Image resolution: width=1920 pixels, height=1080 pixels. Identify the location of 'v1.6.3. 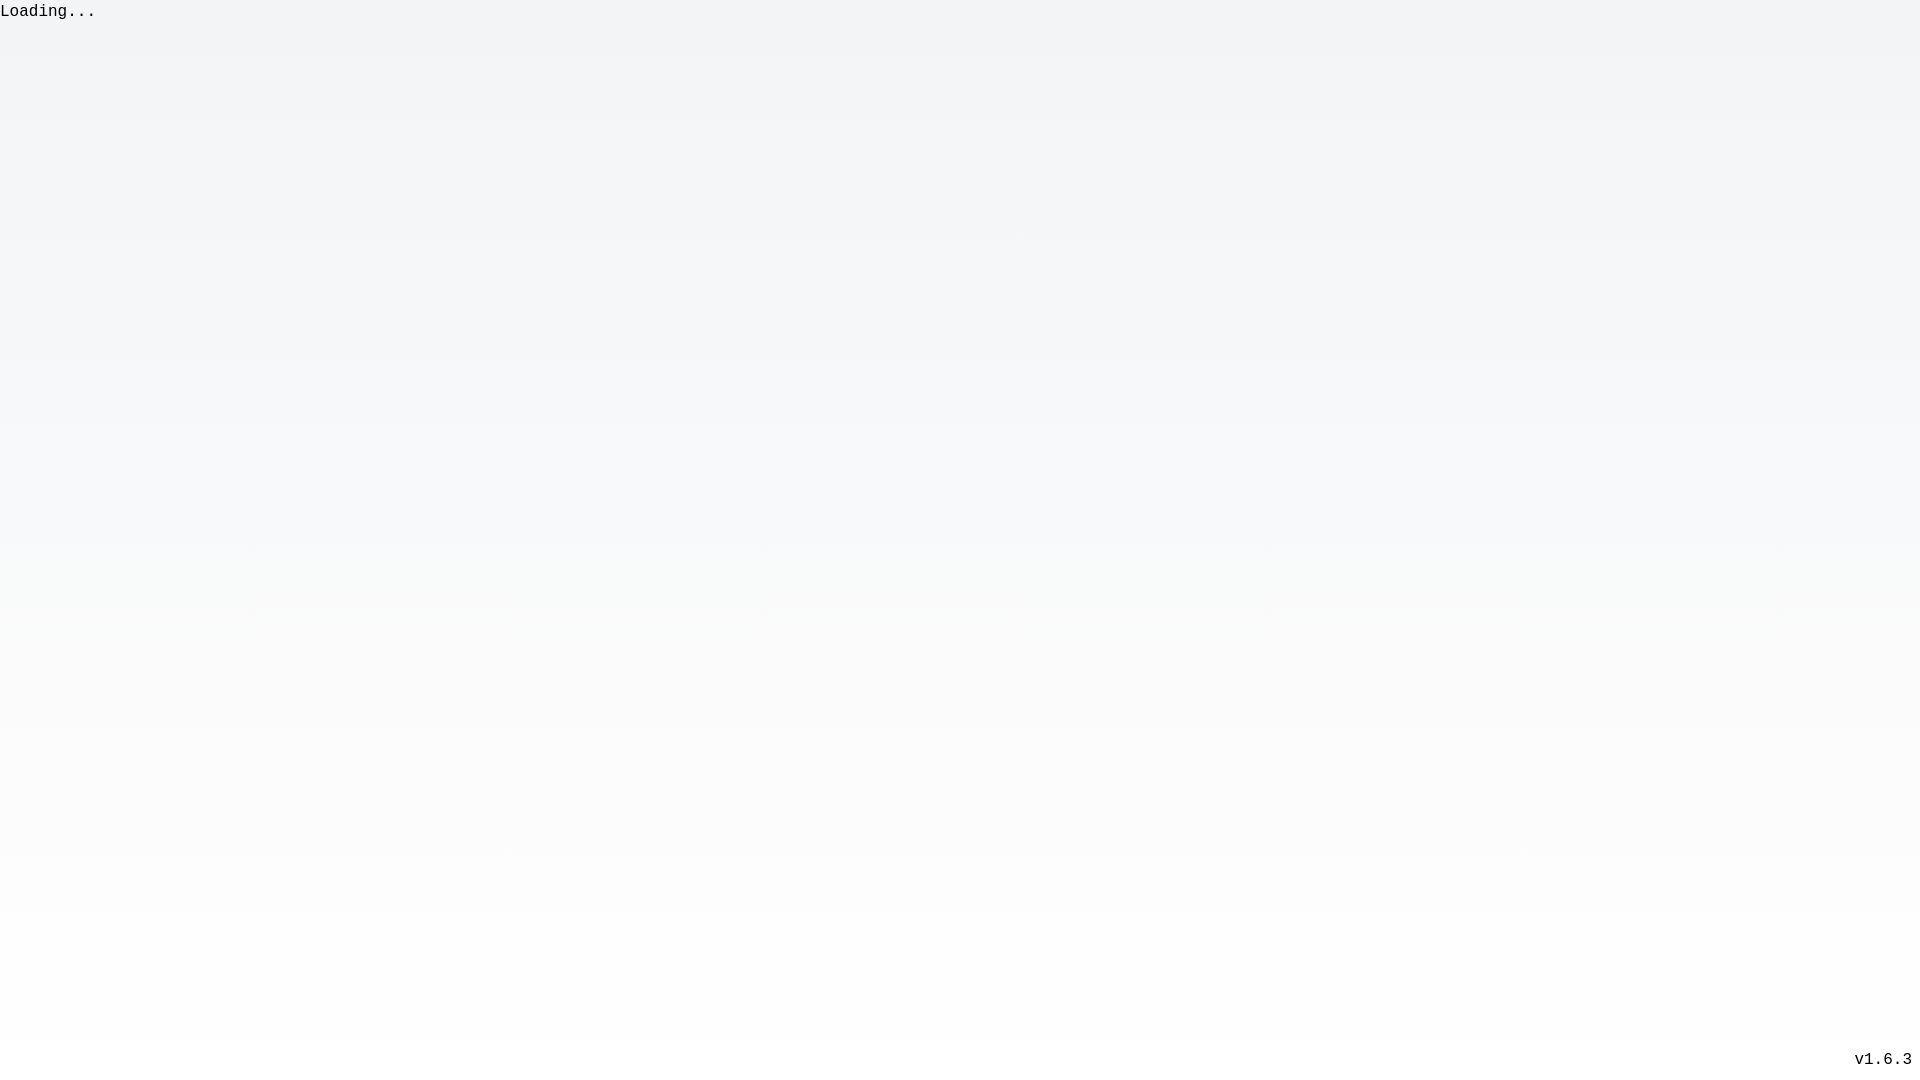
(1881, 1059).